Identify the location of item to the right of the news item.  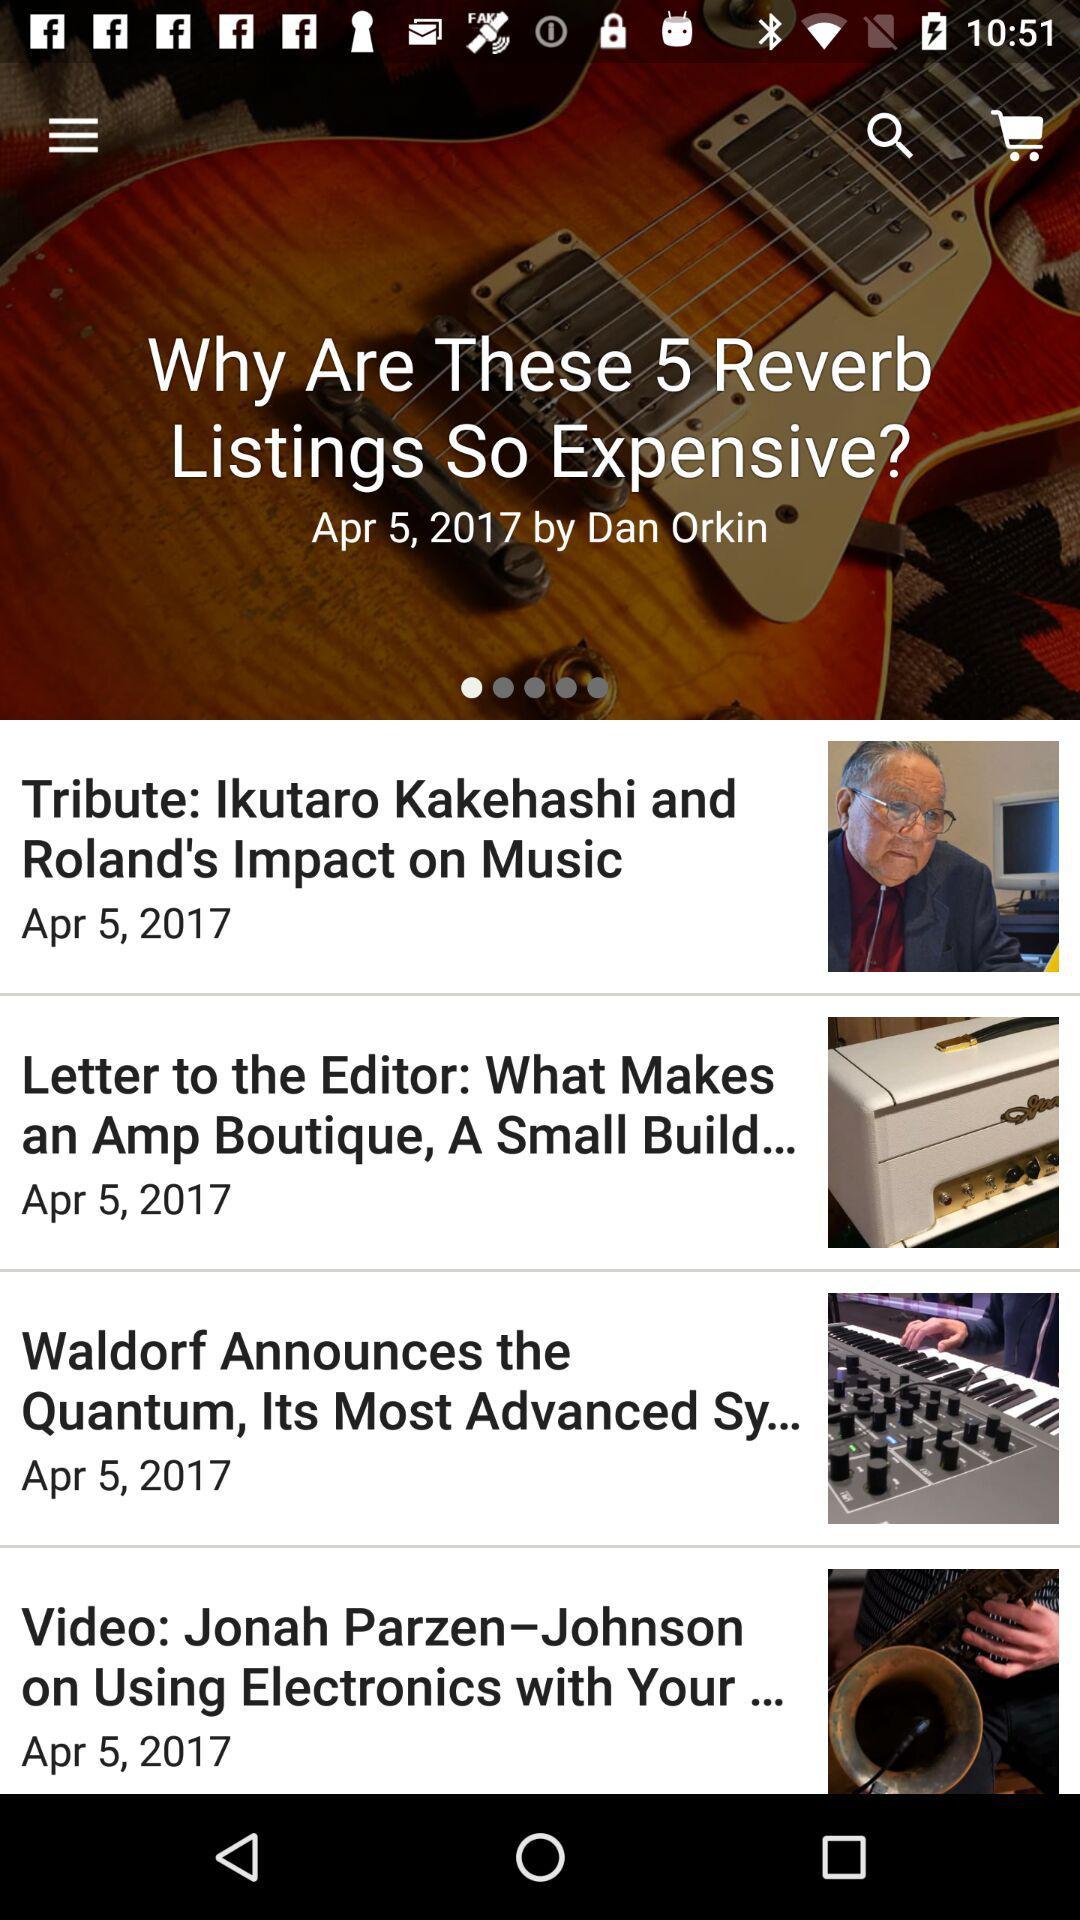
(890, 135).